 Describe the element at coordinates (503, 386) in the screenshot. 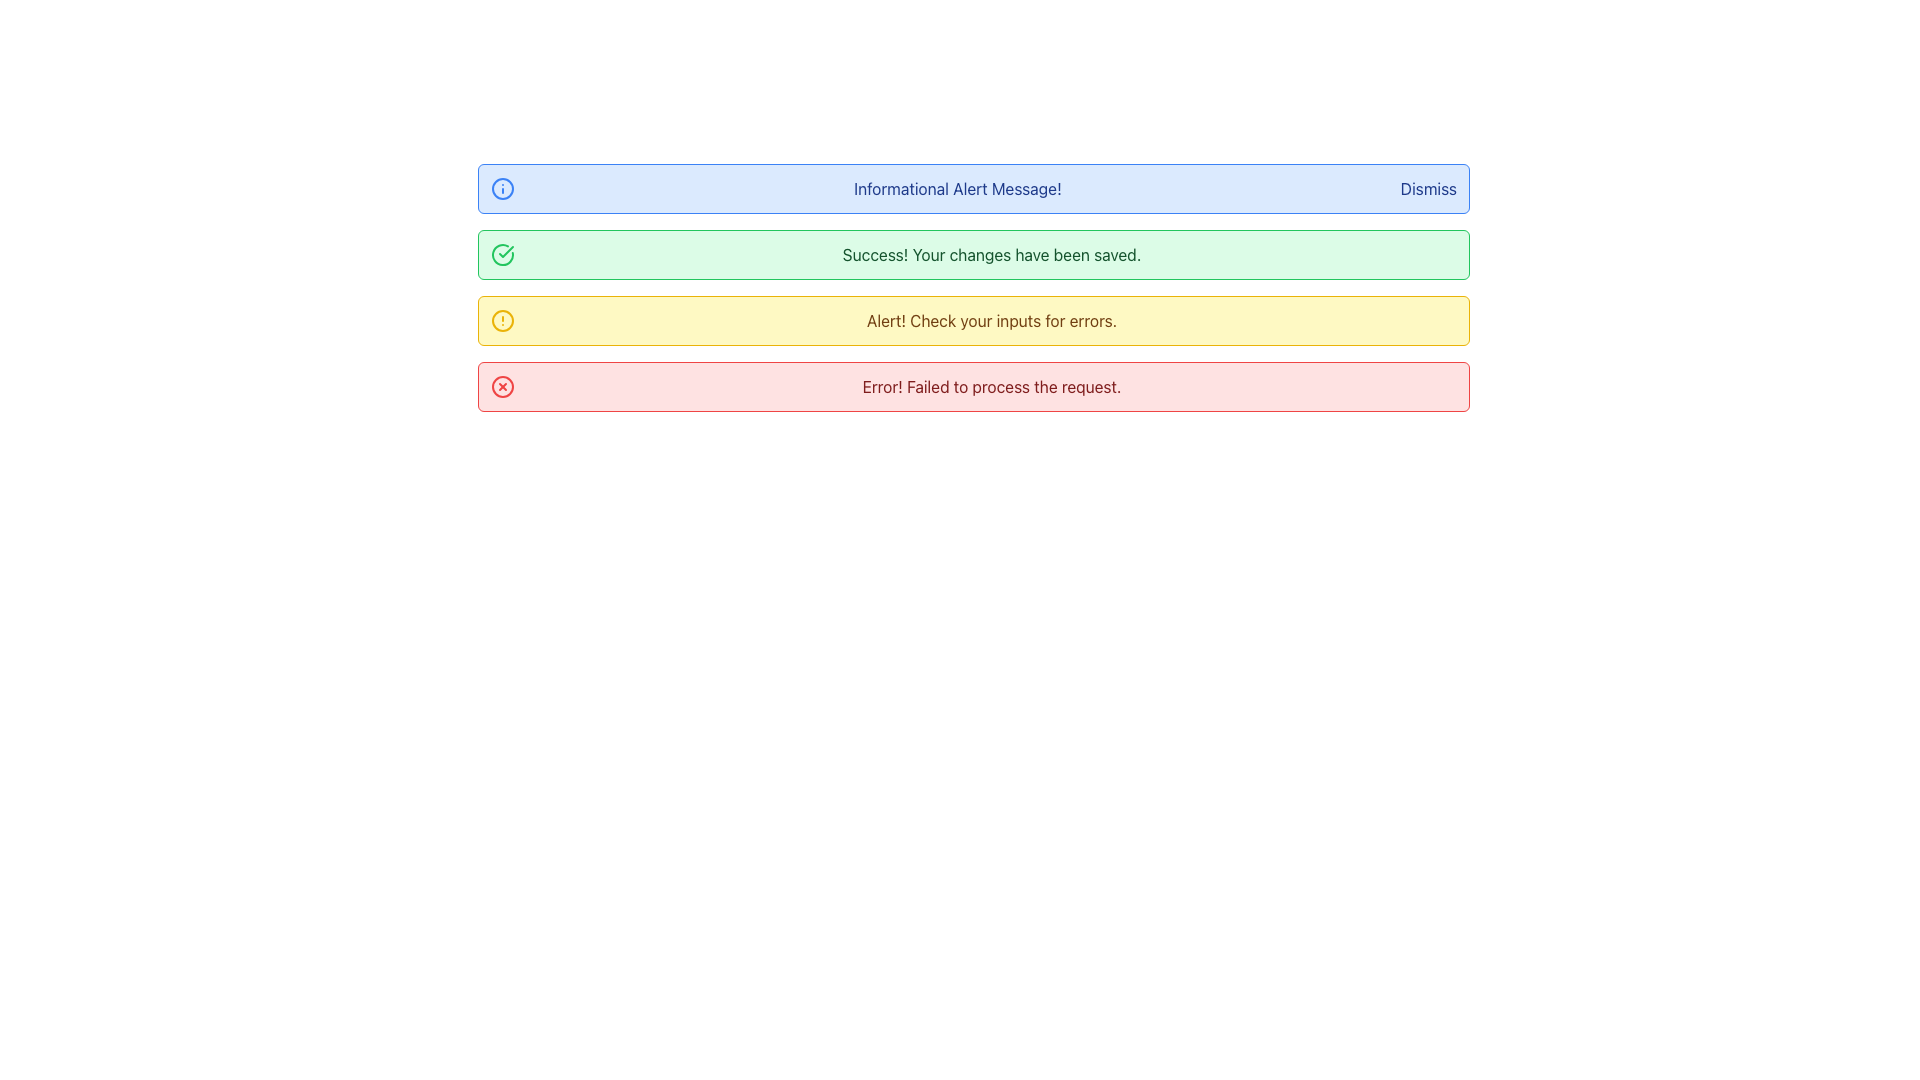

I see `the SVG-based Icon that indicates an error state, located at the leftmost part of the red alert message displaying 'Error! Failed to process the request.'` at that location.